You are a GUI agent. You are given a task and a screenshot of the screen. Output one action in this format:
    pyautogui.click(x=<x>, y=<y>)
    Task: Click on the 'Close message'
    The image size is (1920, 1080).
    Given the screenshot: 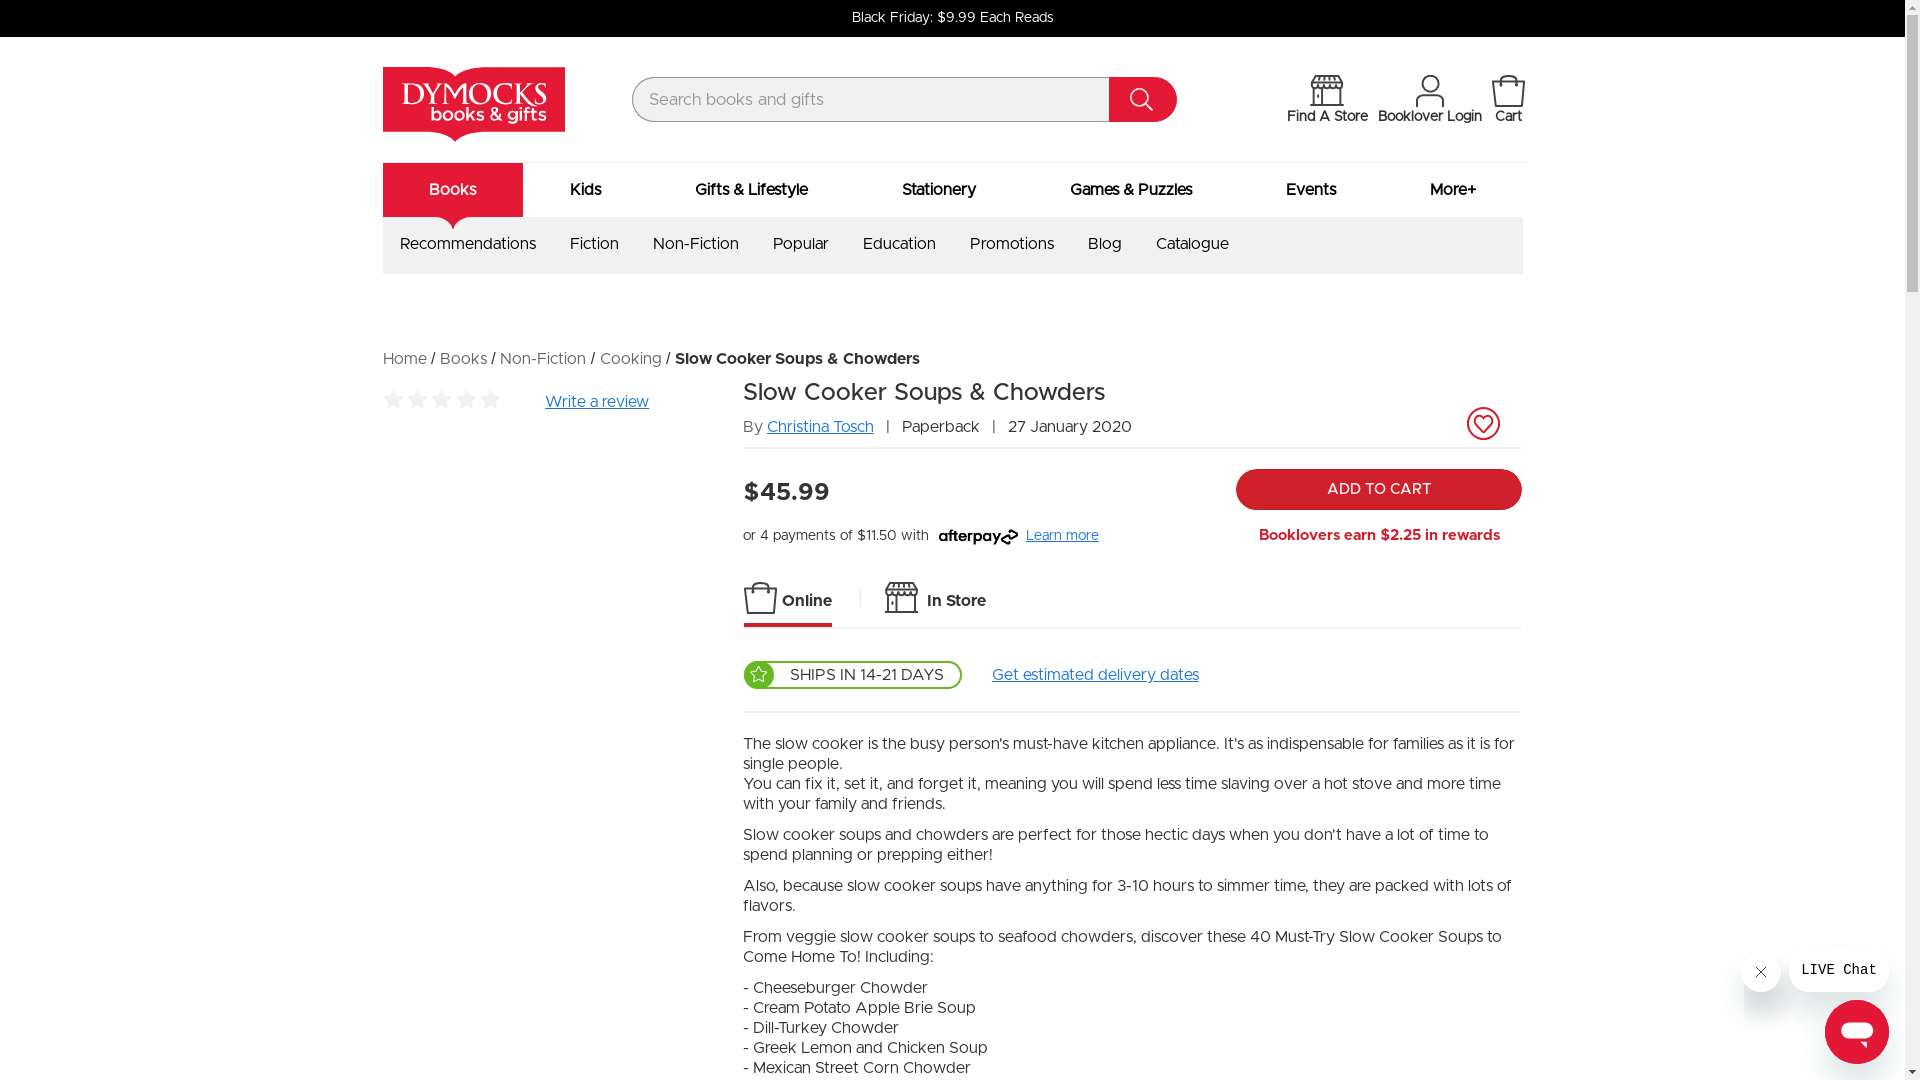 What is the action you would take?
    pyautogui.click(x=1761, y=971)
    